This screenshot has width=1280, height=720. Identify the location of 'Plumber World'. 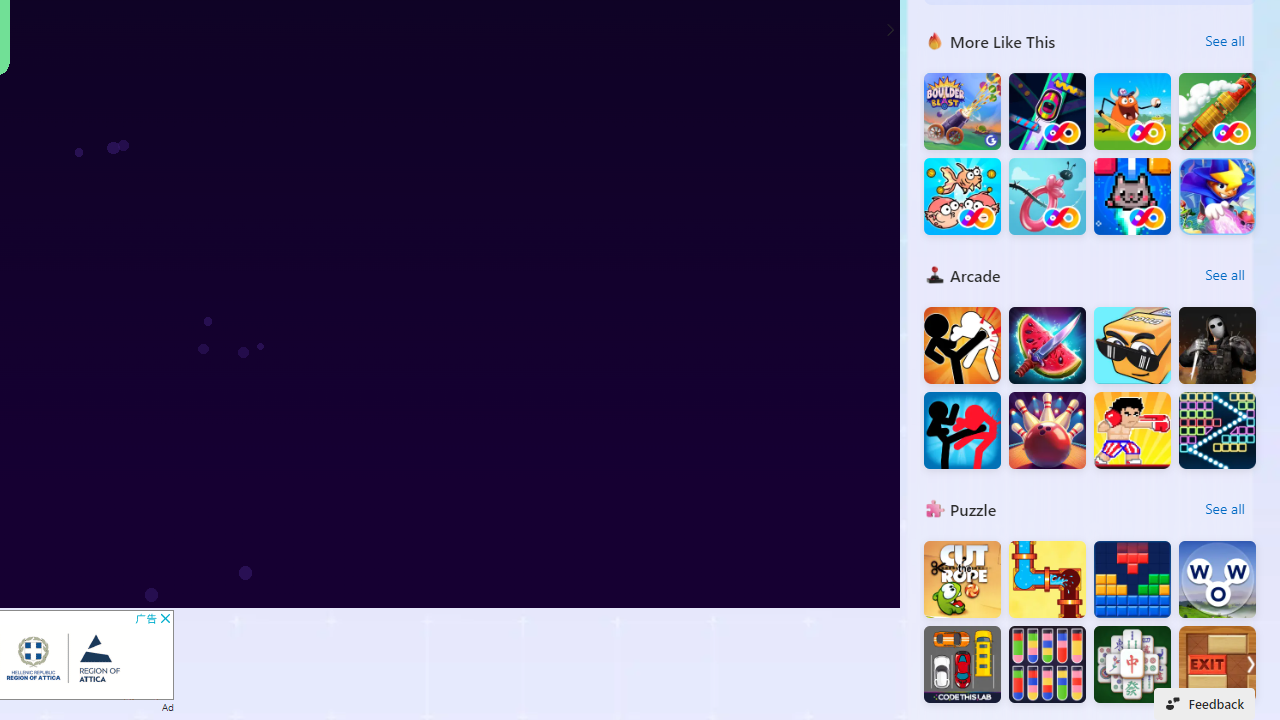
(1046, 579).